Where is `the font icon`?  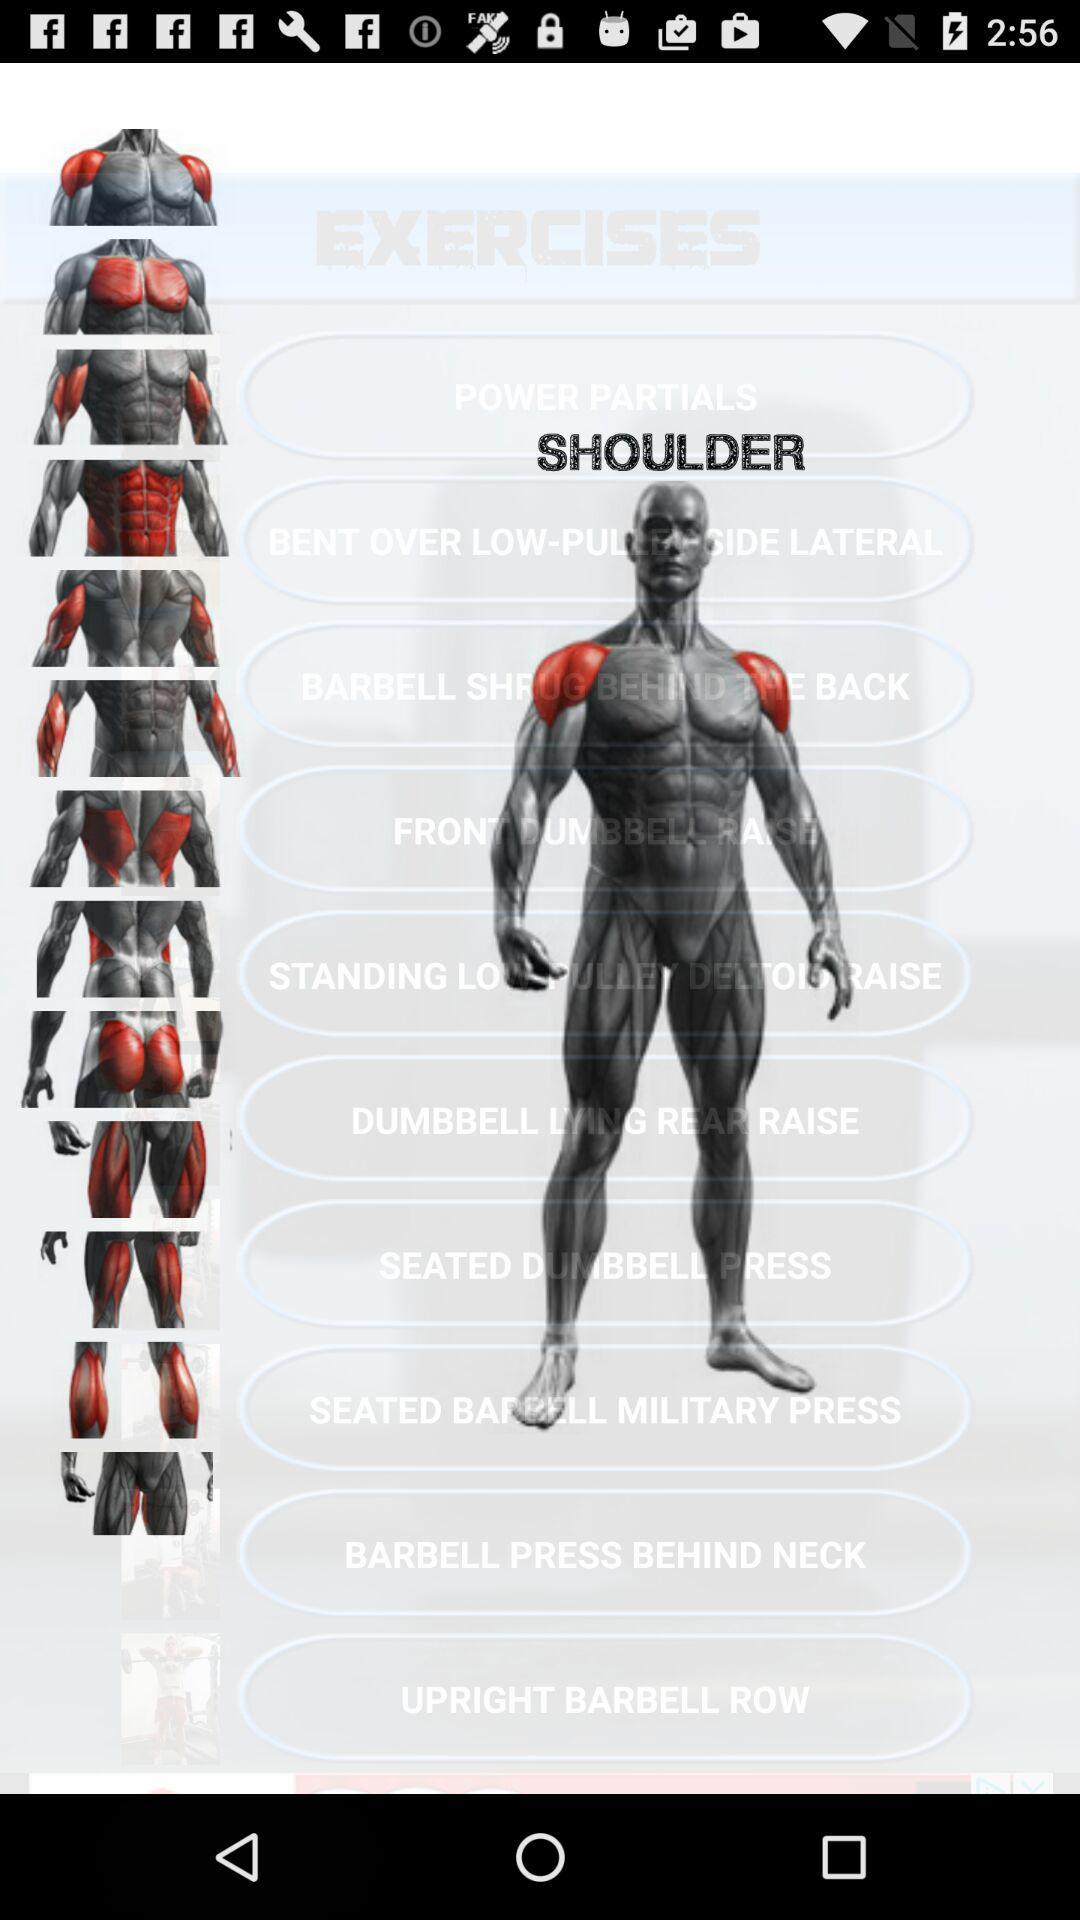 the font icon is located at coordinates (131, 889).